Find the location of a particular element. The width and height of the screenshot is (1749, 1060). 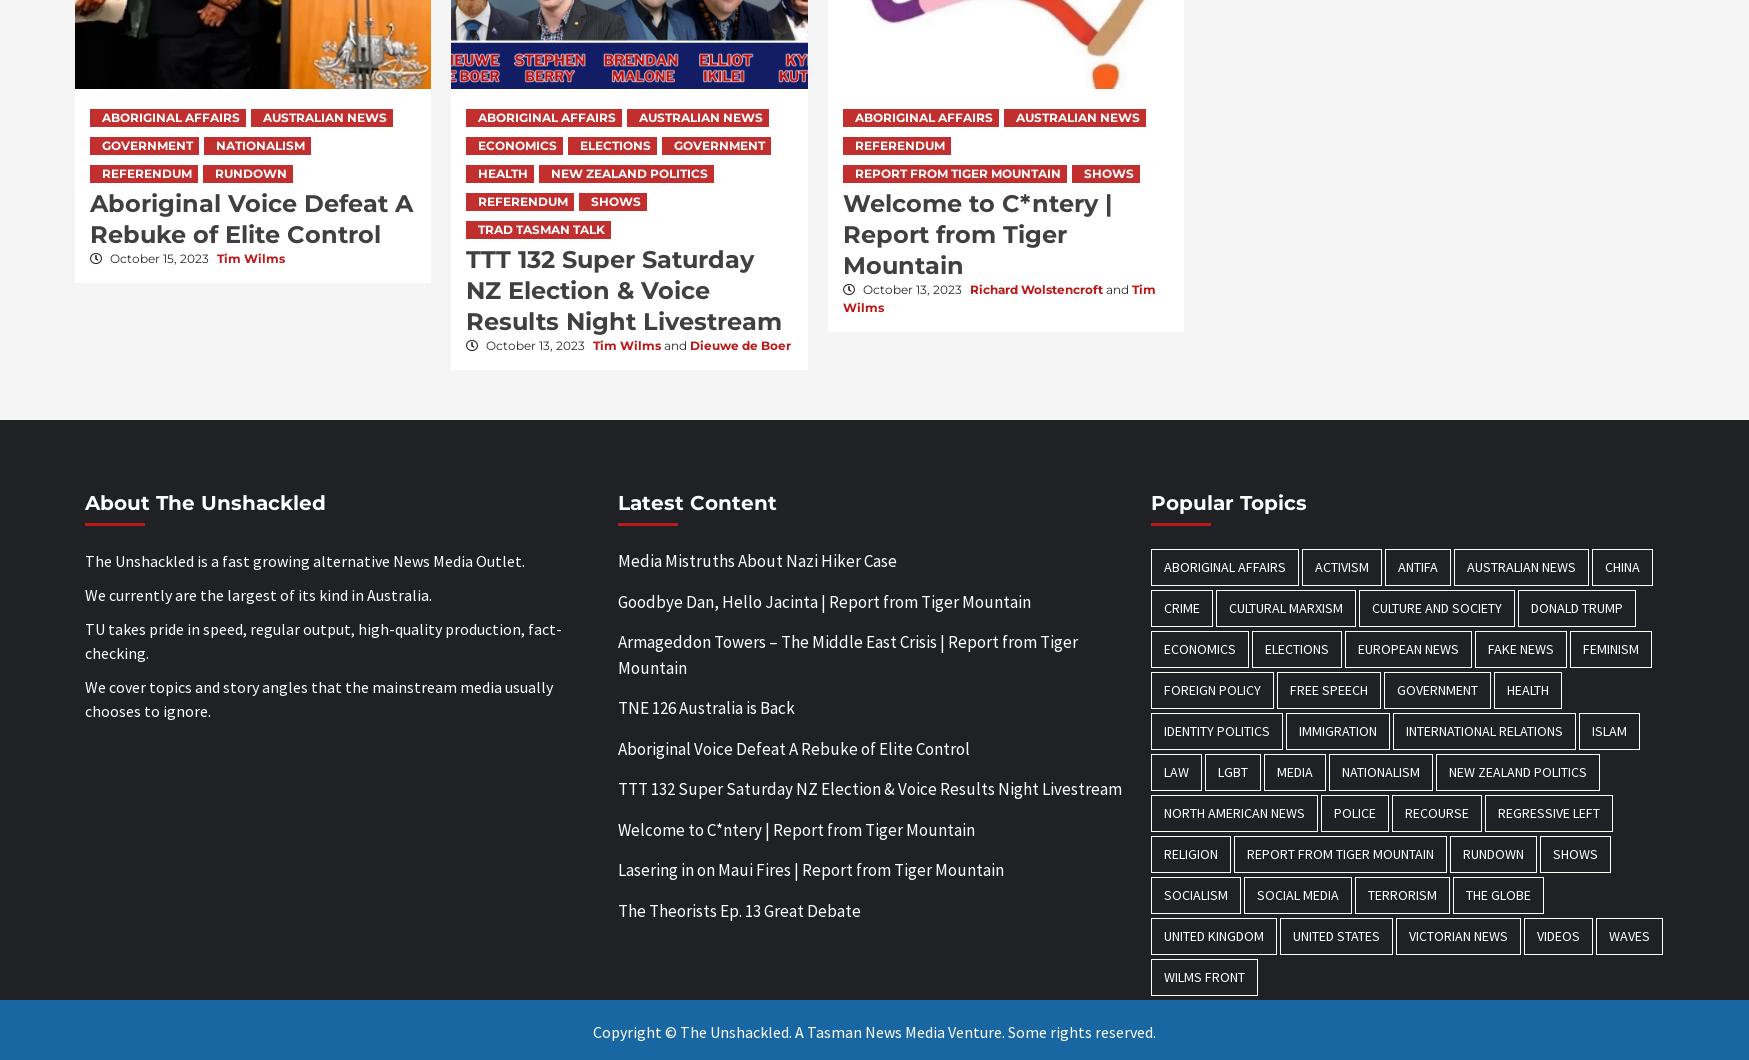

'North American News' is located at coordinates (1233, 813).